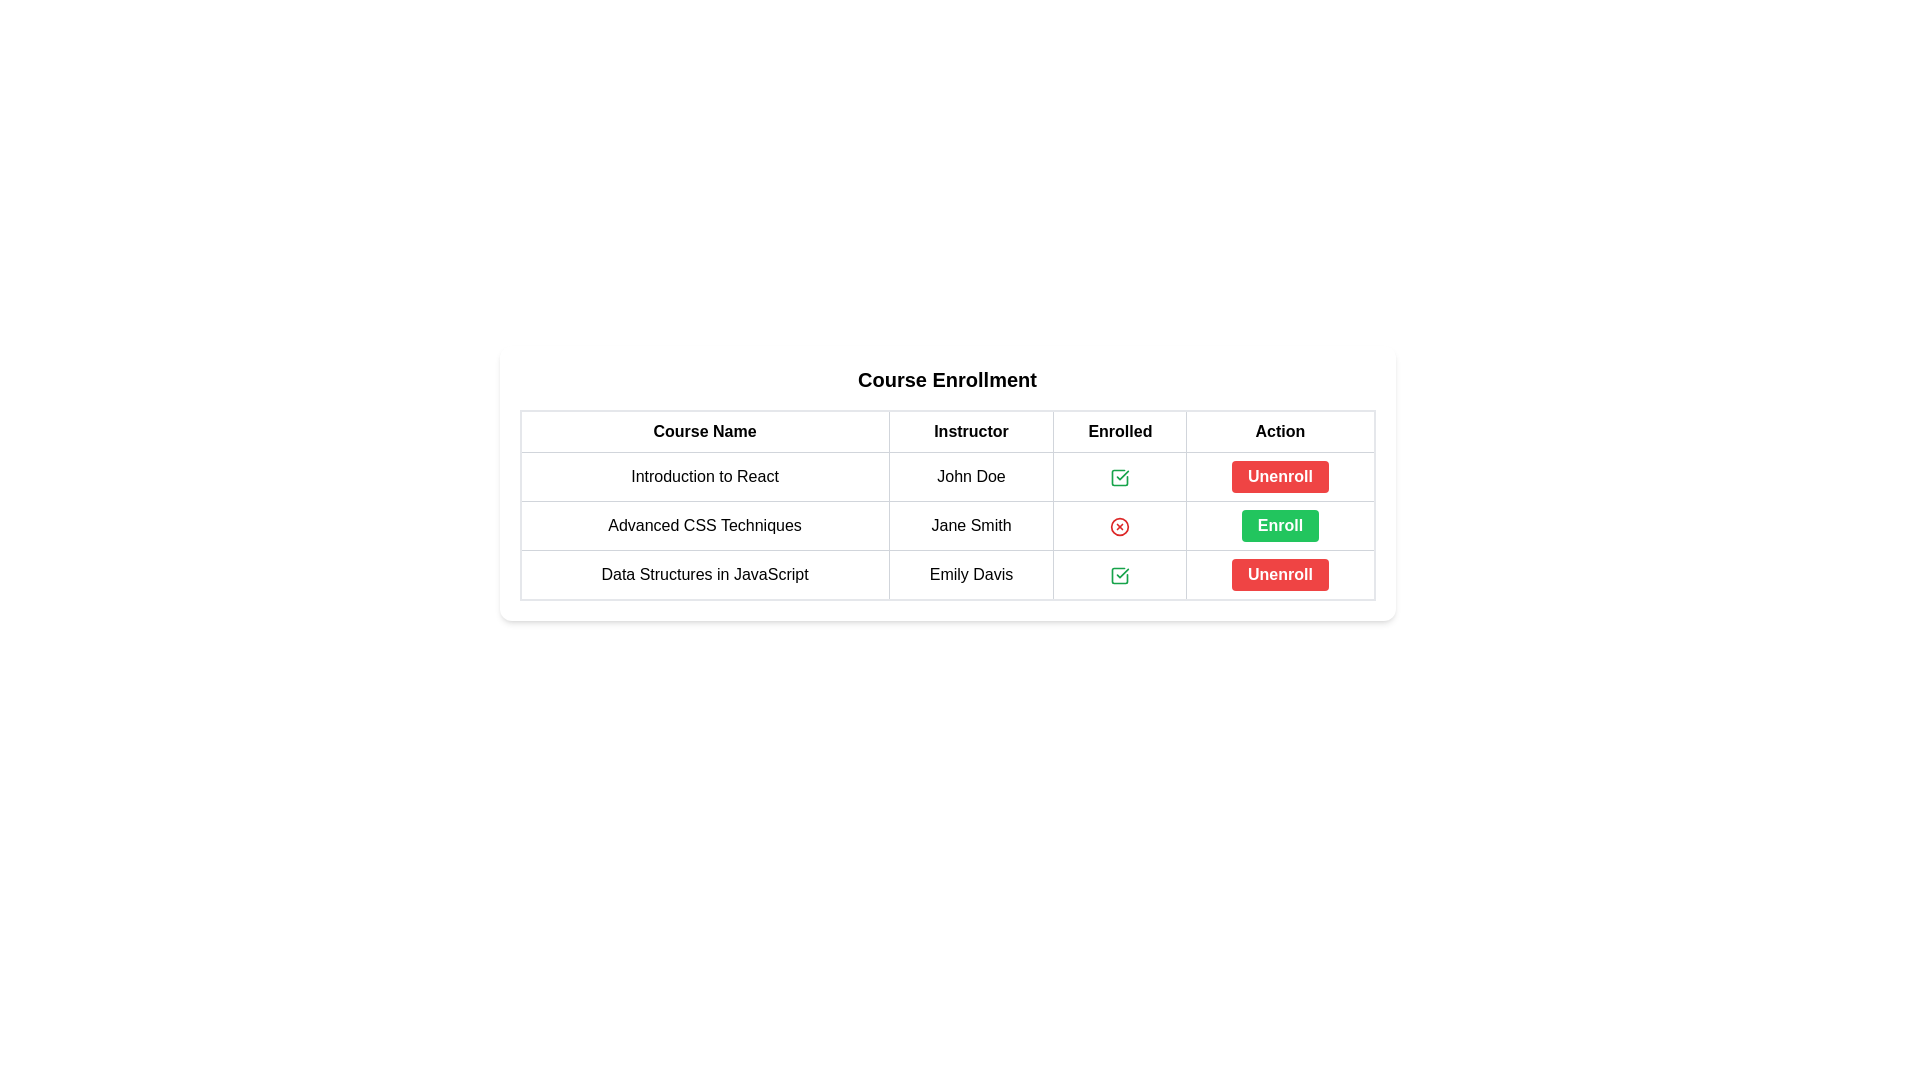  What do you see at coordinates (704, 575) in the screenshot?
I see `the text label displaying 'Data Structures in JavaScript', which is located under the 'Course Name' column in the course enrollment details table` at bounding box center [704, 575].